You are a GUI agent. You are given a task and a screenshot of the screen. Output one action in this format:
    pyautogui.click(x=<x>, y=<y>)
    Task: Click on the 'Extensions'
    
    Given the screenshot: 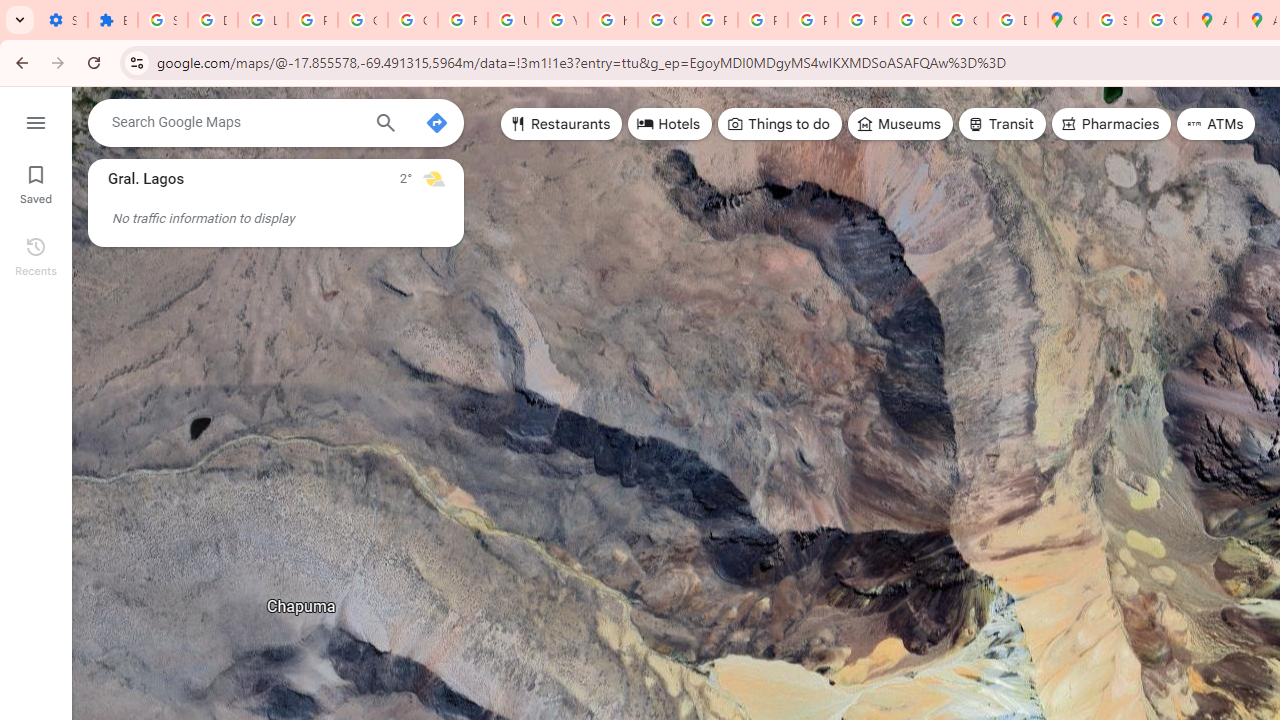 What is the action you would take?
    pyautogui.click(x=112, y=20)
    